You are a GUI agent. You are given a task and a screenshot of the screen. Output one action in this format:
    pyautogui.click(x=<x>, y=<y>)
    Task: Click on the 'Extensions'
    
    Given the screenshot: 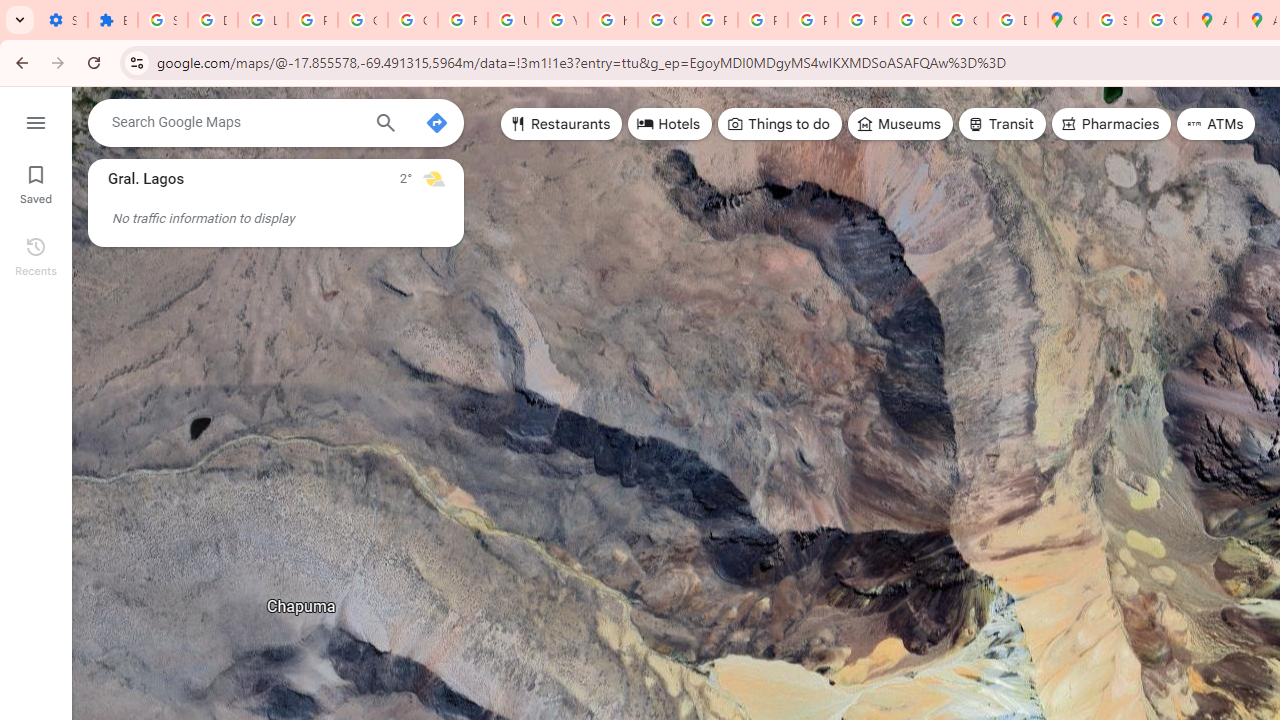 What is the action you would take?
    pyautogui.click(x=112, y=20)
    